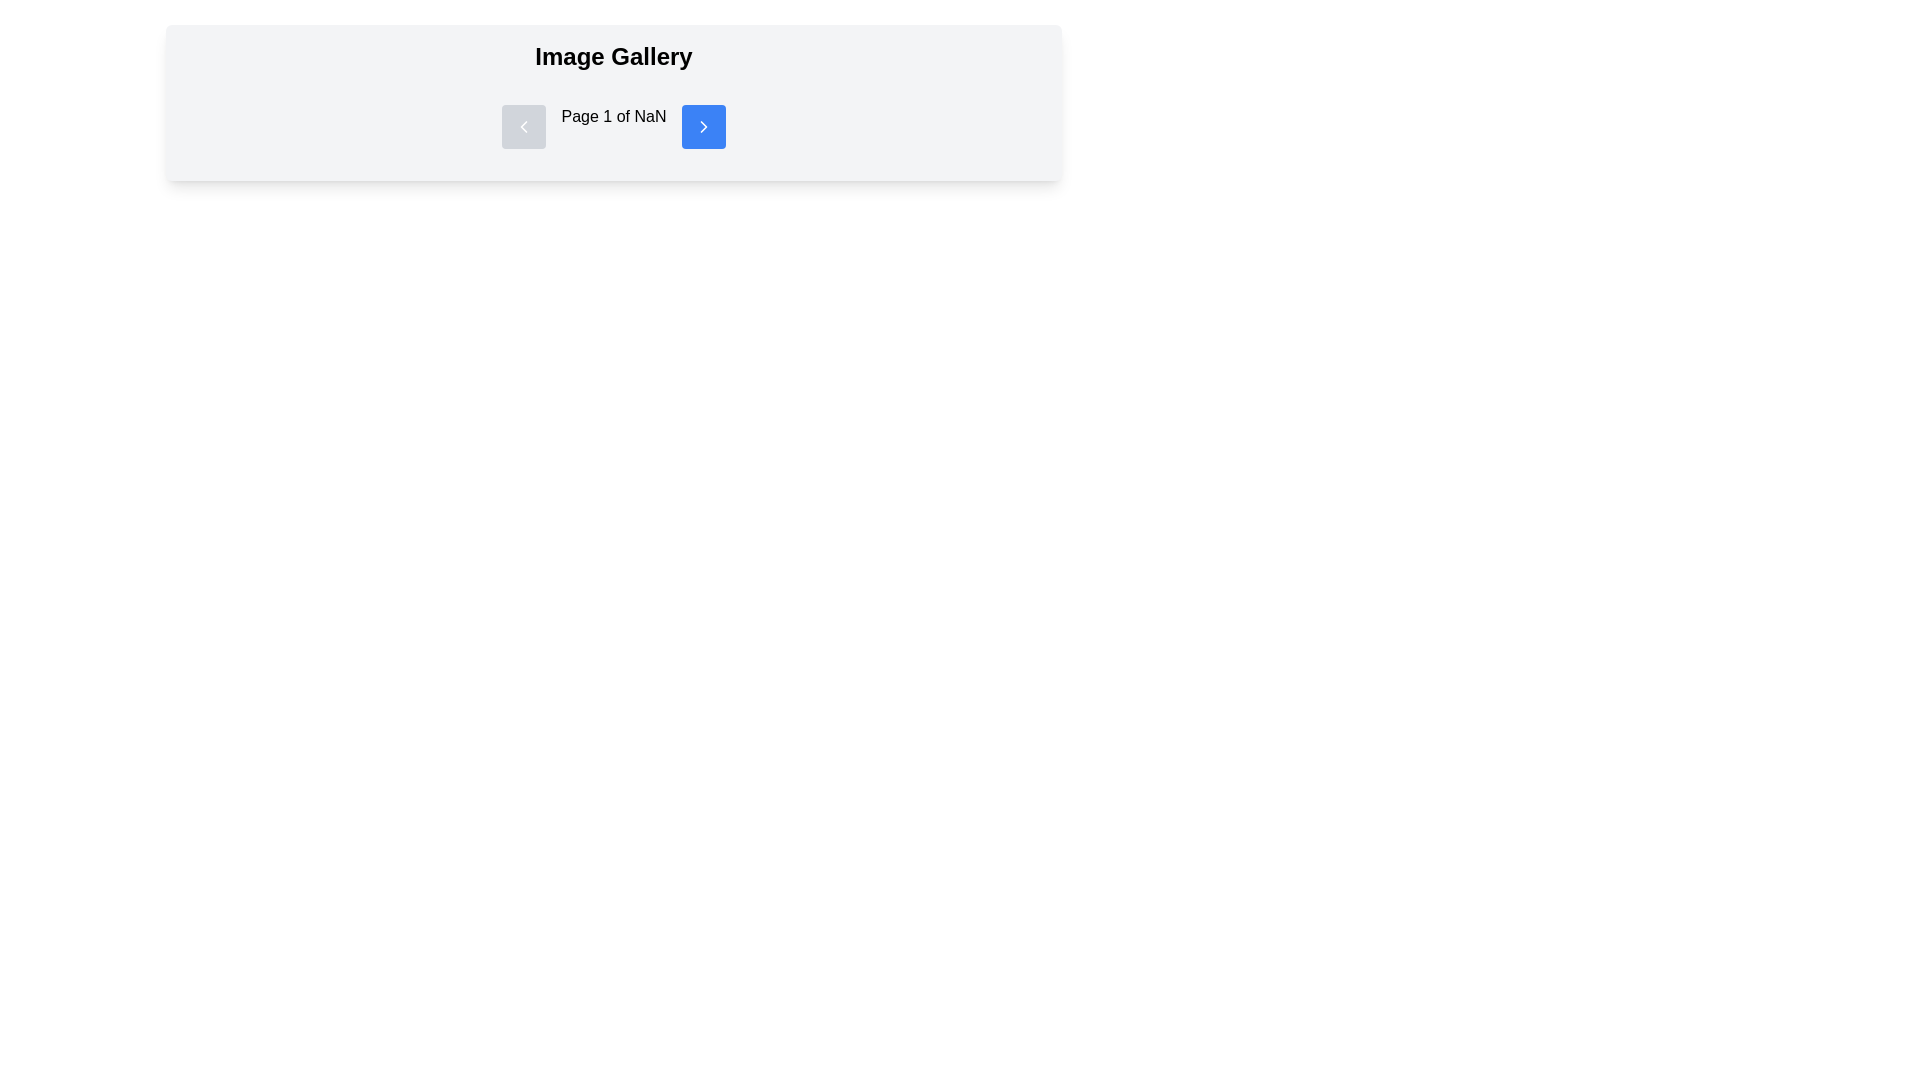 This screenshot has width=1920, height=1080. What do you see at coordinates (613, 127) in the screenshot?
I see `text displayed in the pagination label, which shows the current page number and total page number` at bounding box center [613, 127].